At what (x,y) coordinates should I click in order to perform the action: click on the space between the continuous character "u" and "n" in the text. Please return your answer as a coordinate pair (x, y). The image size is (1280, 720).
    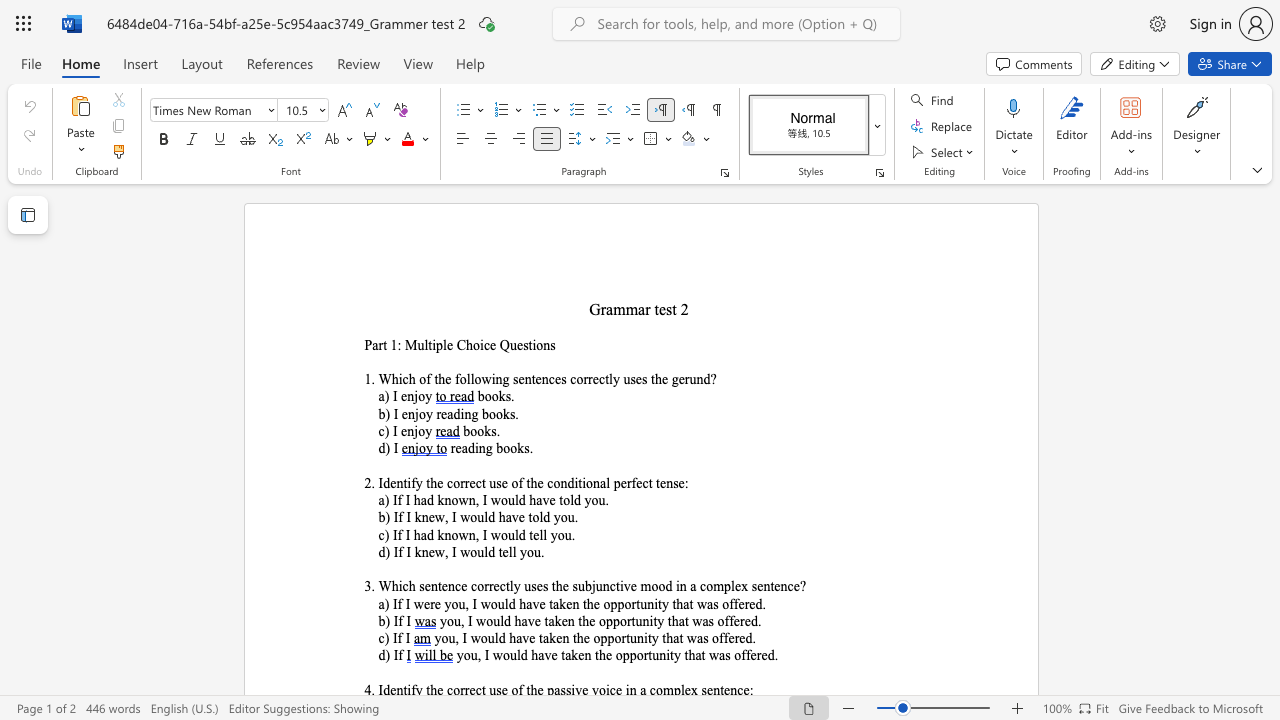
    Looking at the image, I should click on (647, 603).